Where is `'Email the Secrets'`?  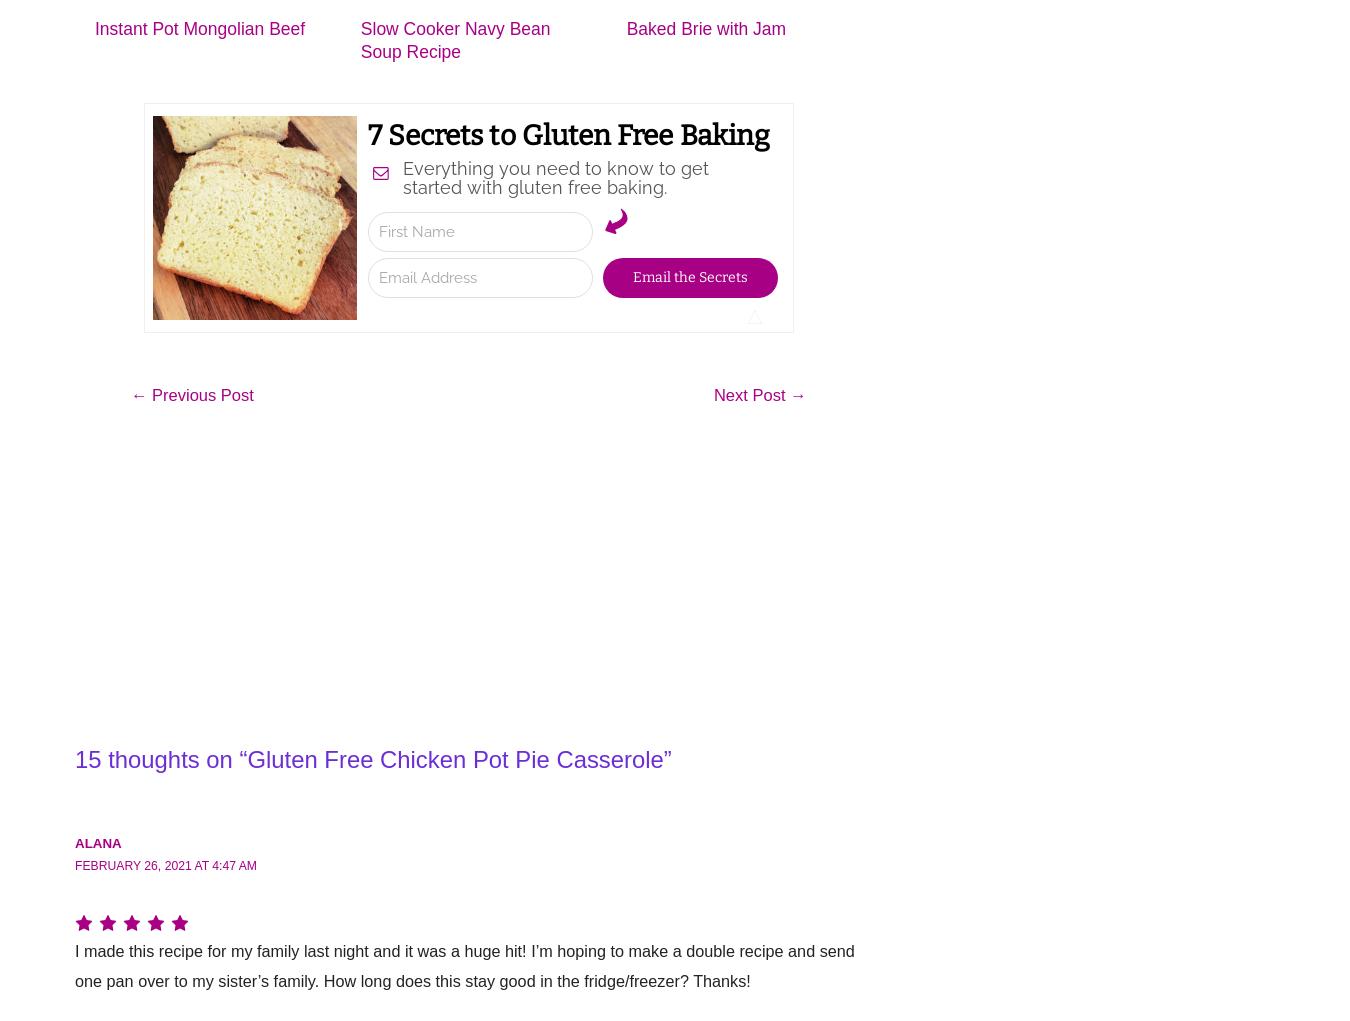 'Email the Secrets' is located at coordinates (688, 277).